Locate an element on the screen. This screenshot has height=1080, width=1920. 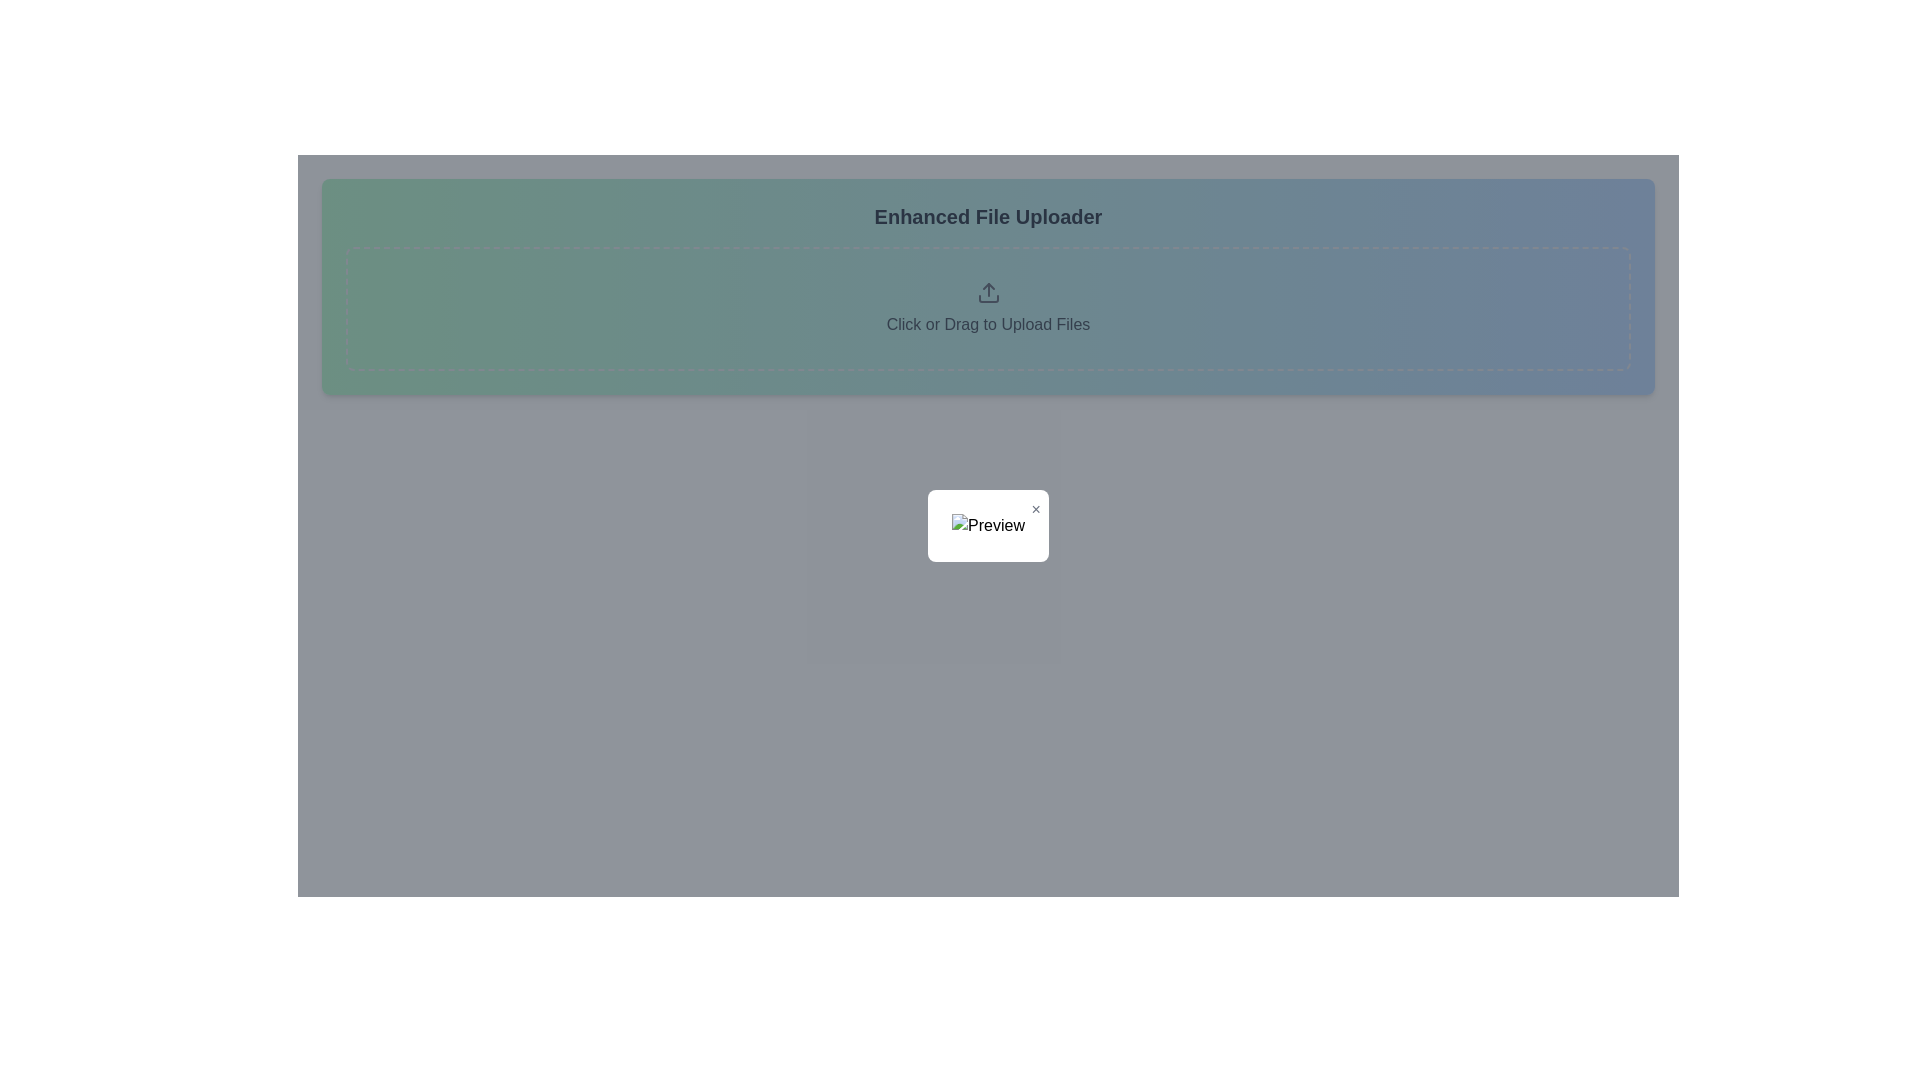
the gray horizontal line that forms the bottom section of the upload icon within the SVG structure is located at coordinates (988, 299).